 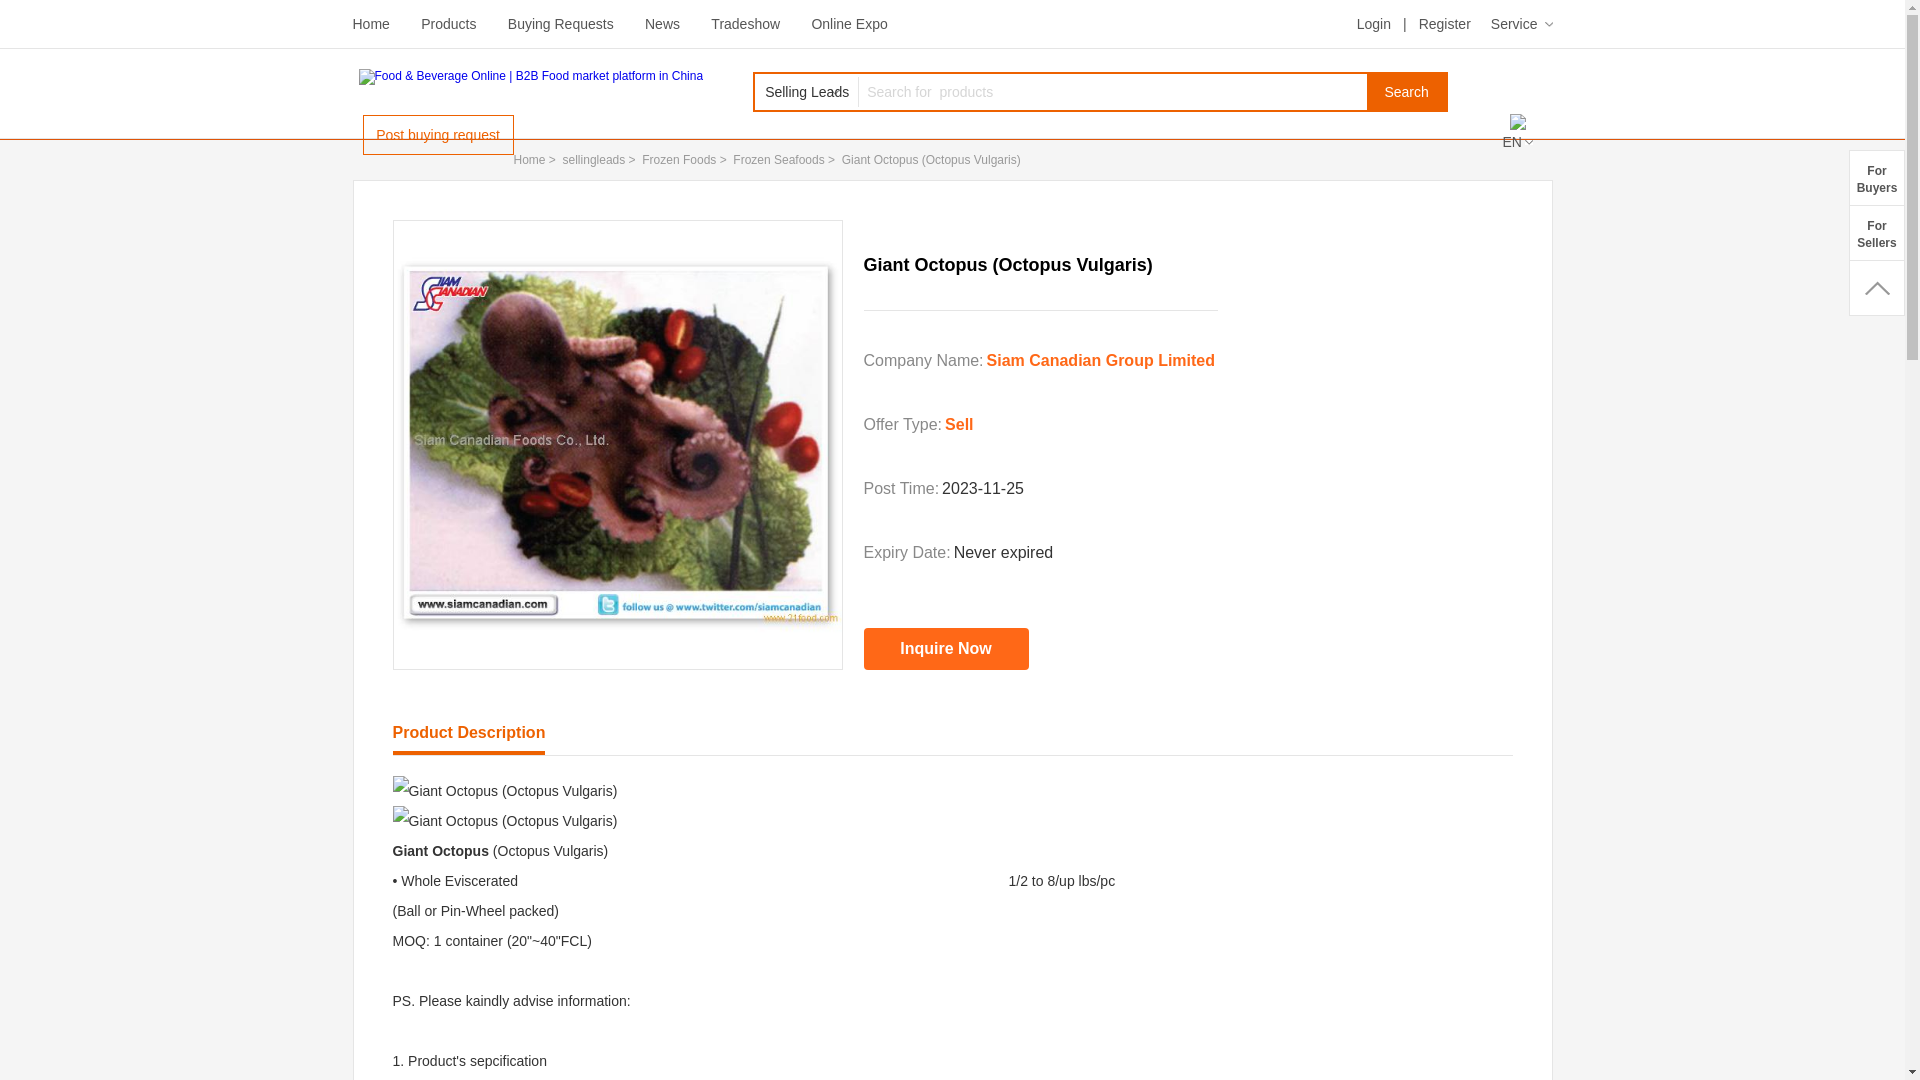 What do you see at coordinates (642, 158) in the screenshot?
I see `'Frozen Foods'` at bounding box center [642, 158].